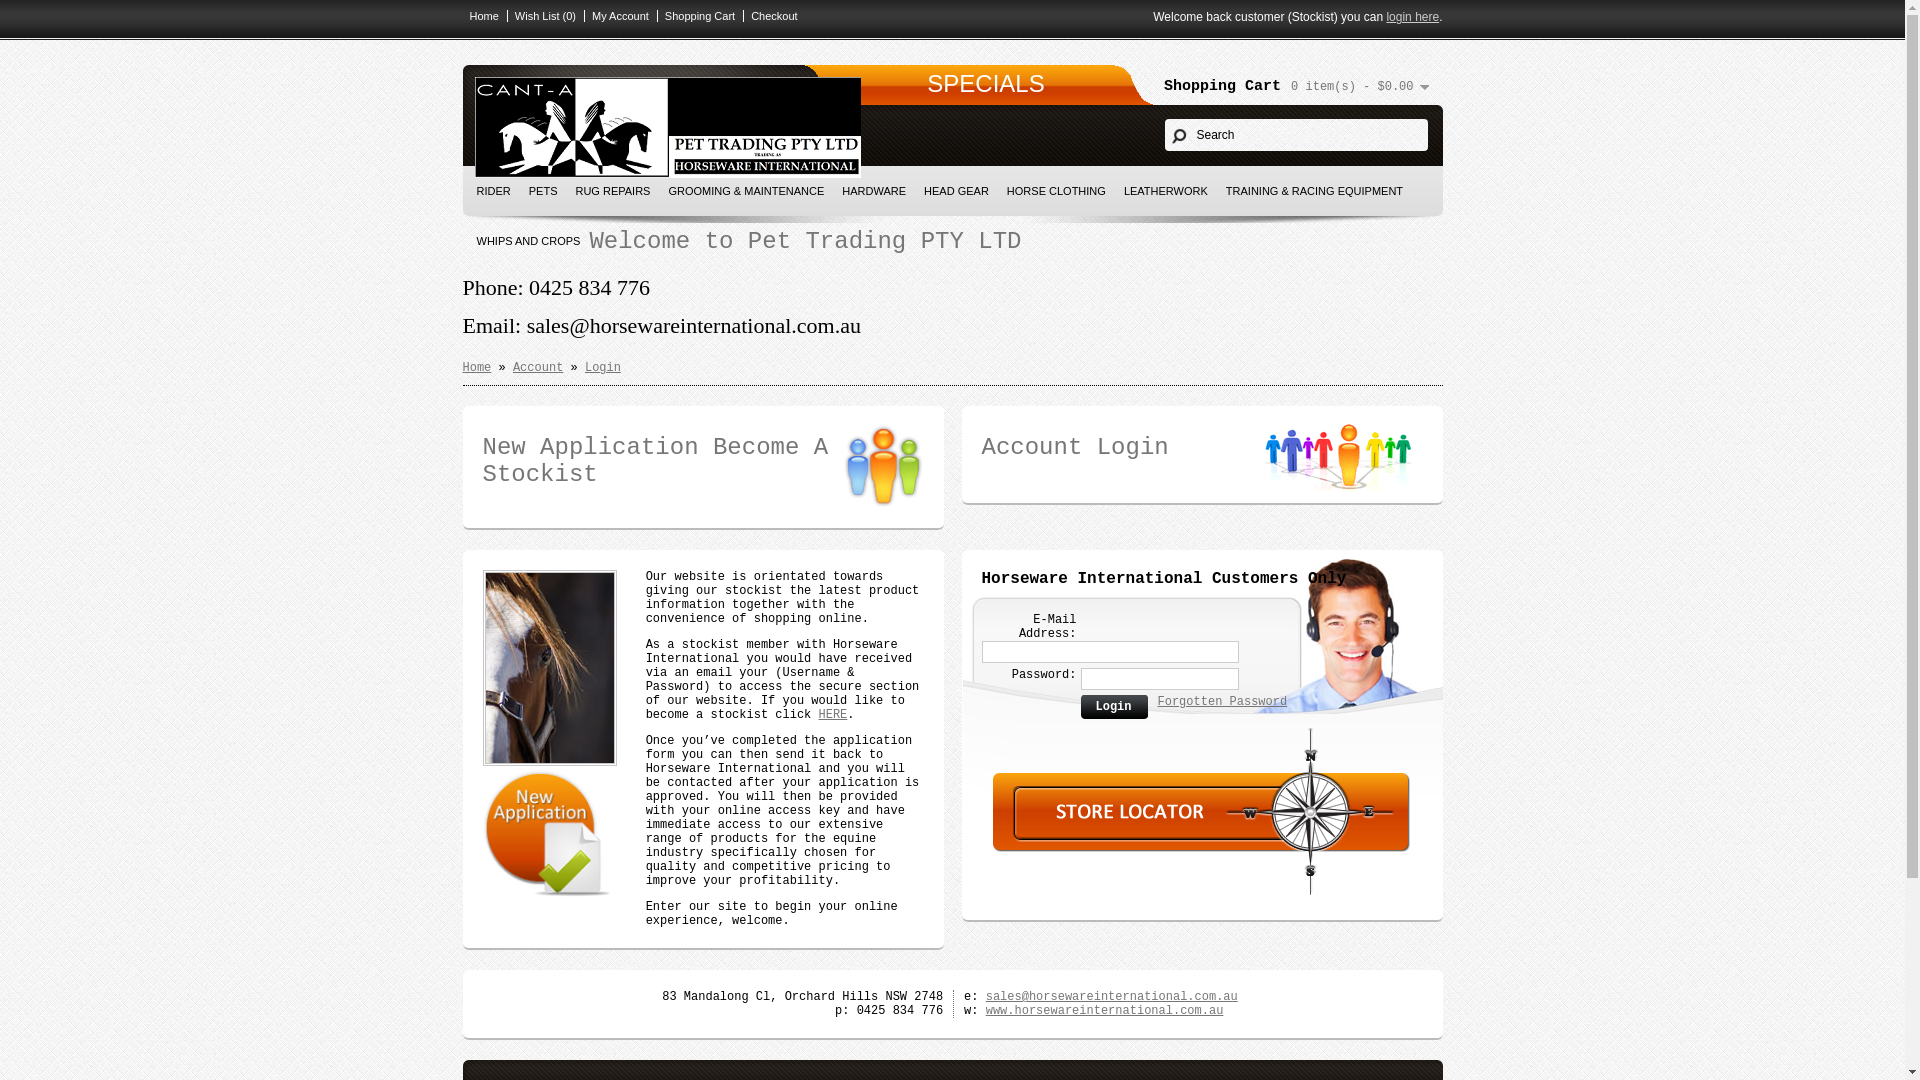  I want to click on 'Shopping Cart', so click(696, 15).